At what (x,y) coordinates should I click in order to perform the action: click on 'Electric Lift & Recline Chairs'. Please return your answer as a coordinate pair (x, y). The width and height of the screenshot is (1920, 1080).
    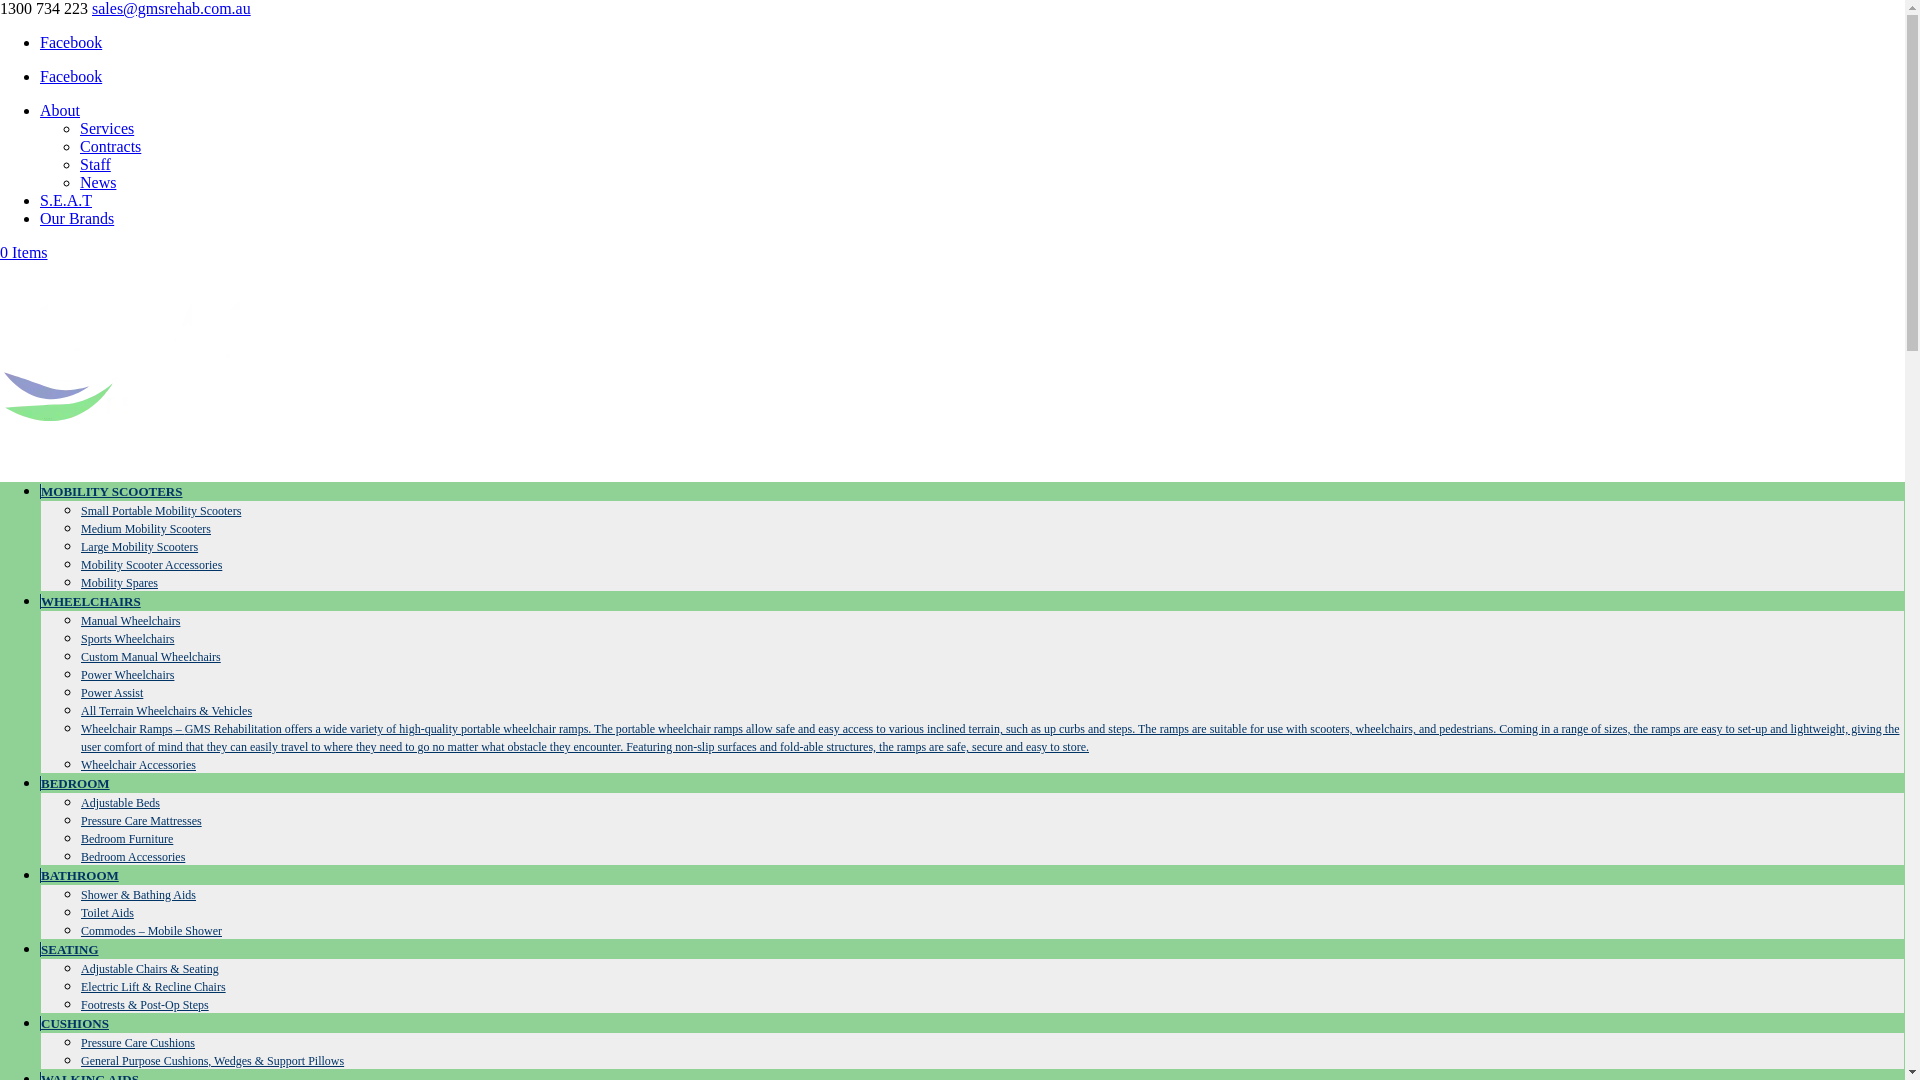
    Looking at the image, I should click on (152, 986).